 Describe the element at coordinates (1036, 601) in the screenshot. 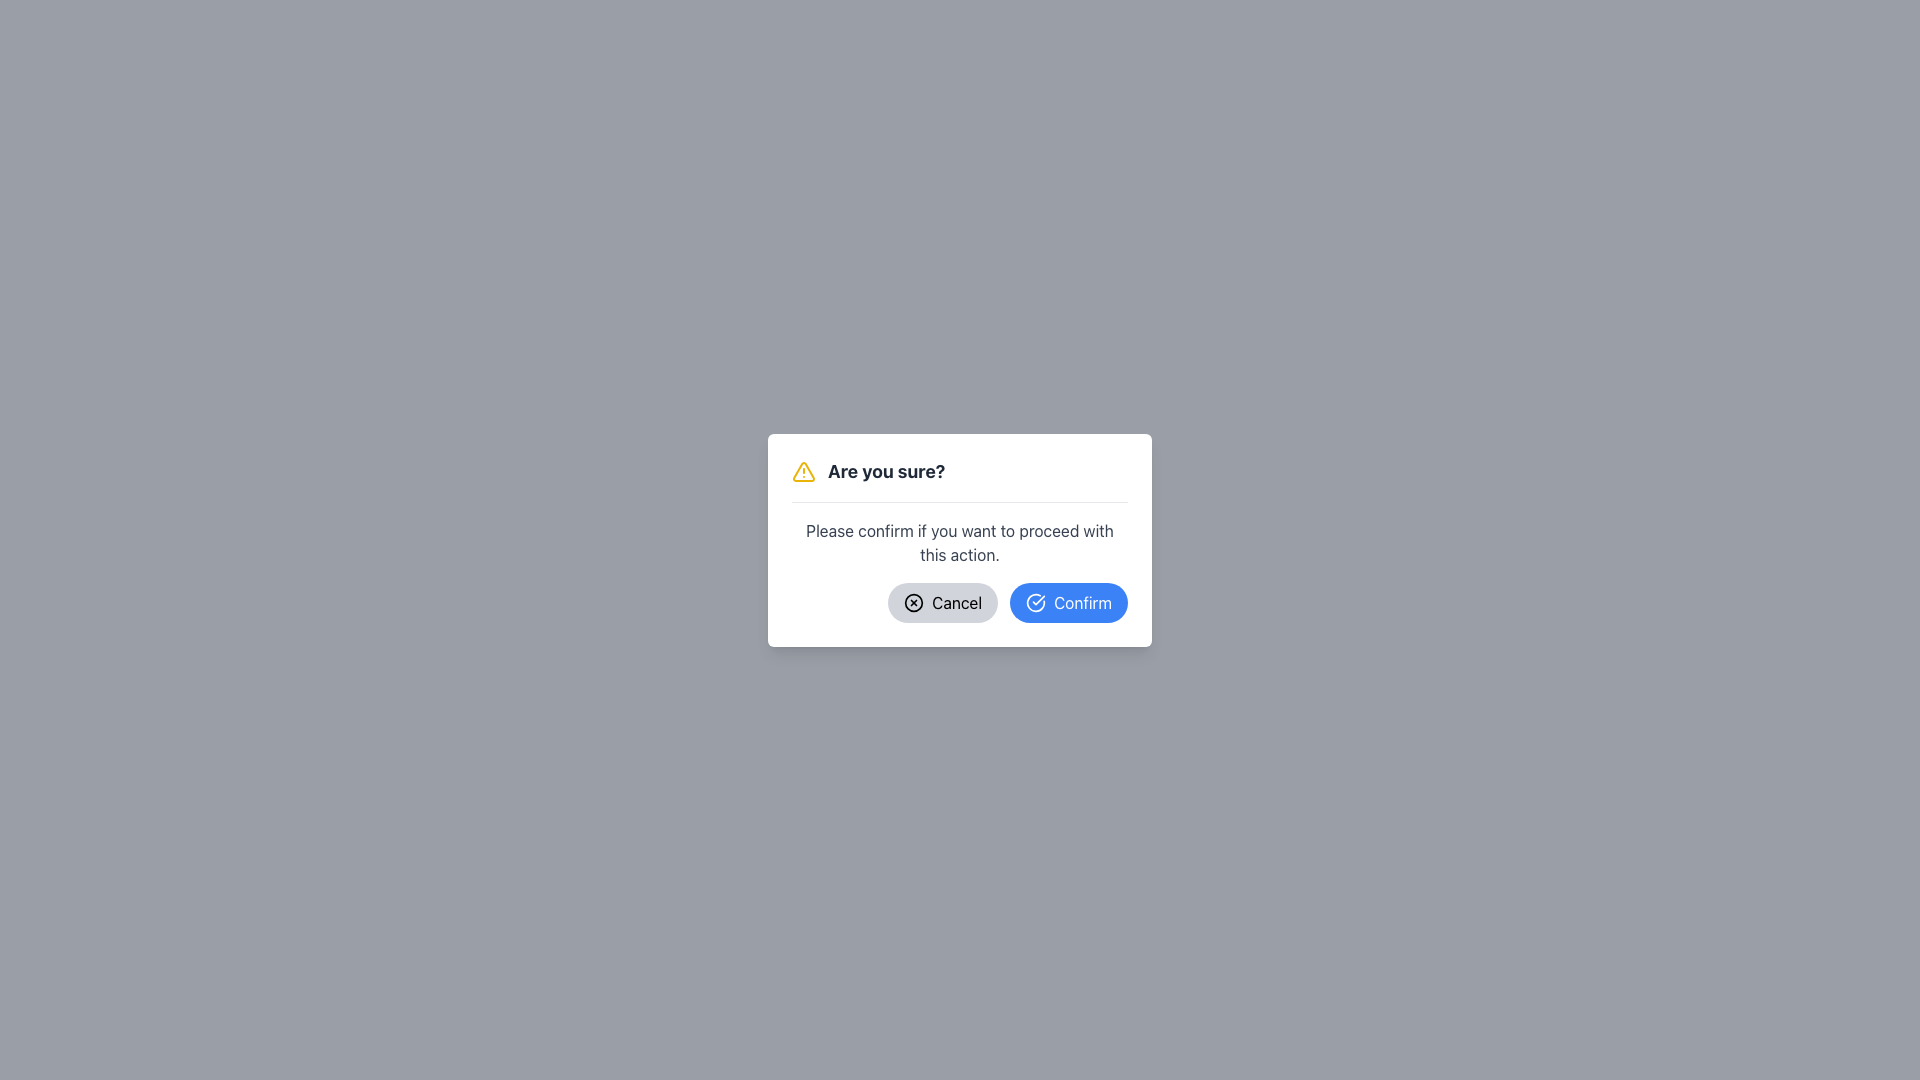

I see `the decorative circular checkmark icon that visually represents a confirmation action, located to the left of the 'Confirm' button` at that location.